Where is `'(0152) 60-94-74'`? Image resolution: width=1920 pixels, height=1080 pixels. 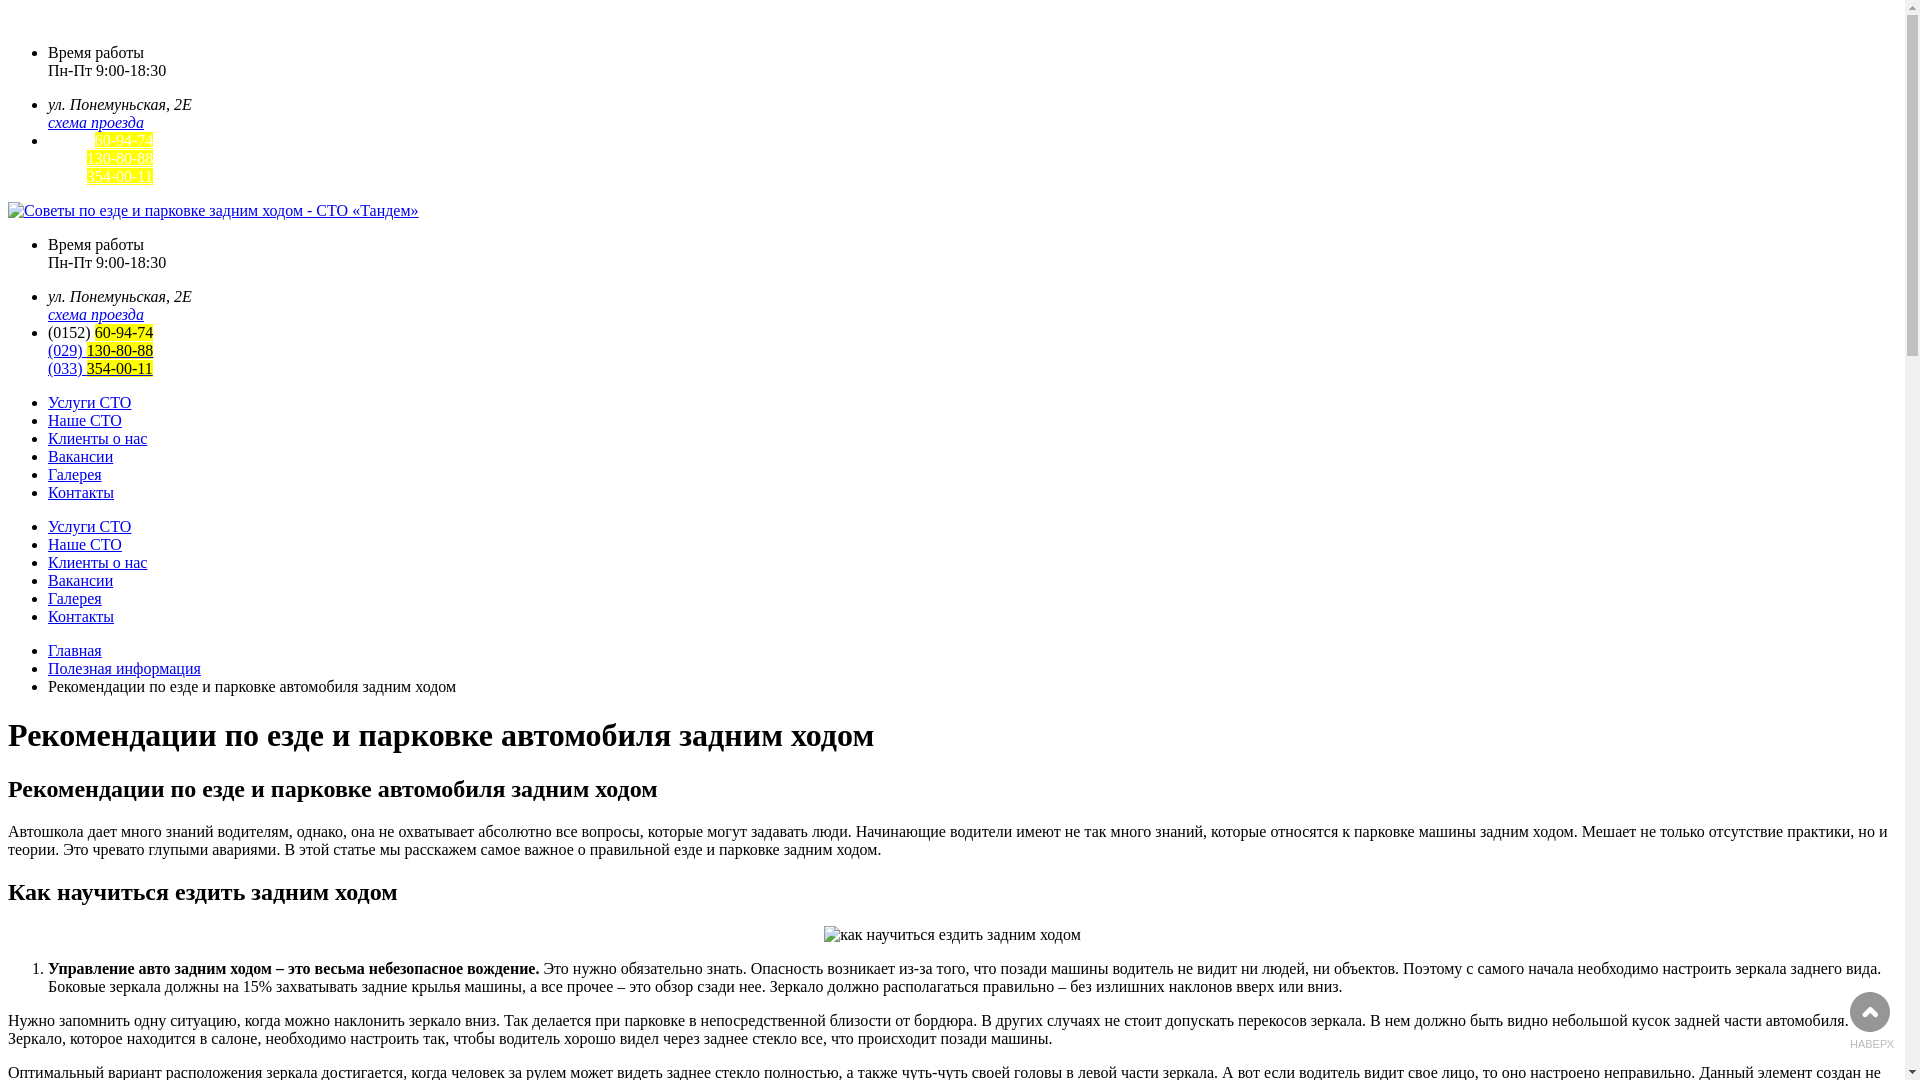 '(0152) 60-94-74' is located at coordinates (99, 139).